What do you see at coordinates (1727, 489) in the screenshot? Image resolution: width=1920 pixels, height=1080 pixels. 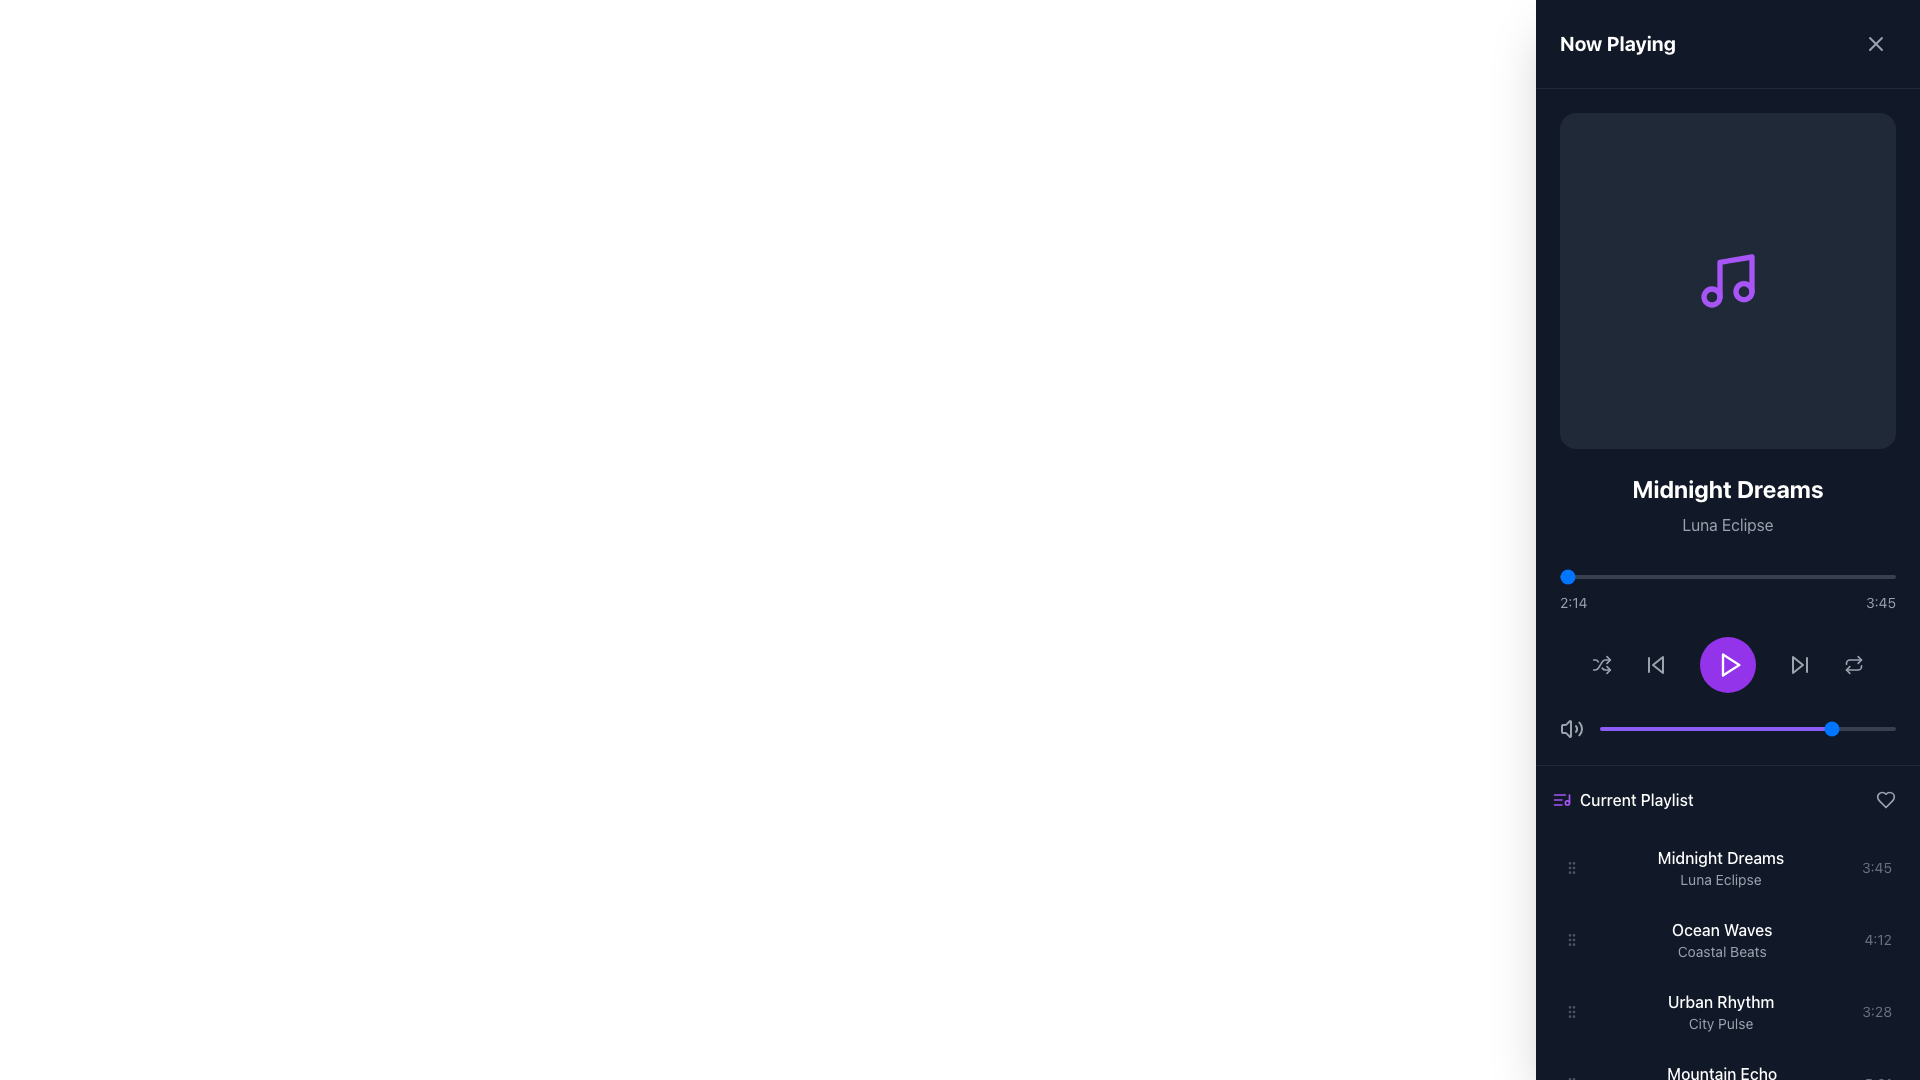 I see `the text label displaying the current track title, located at the top center of the panel above 'Luna Eclipse'` at bounding box center [1727, 489].